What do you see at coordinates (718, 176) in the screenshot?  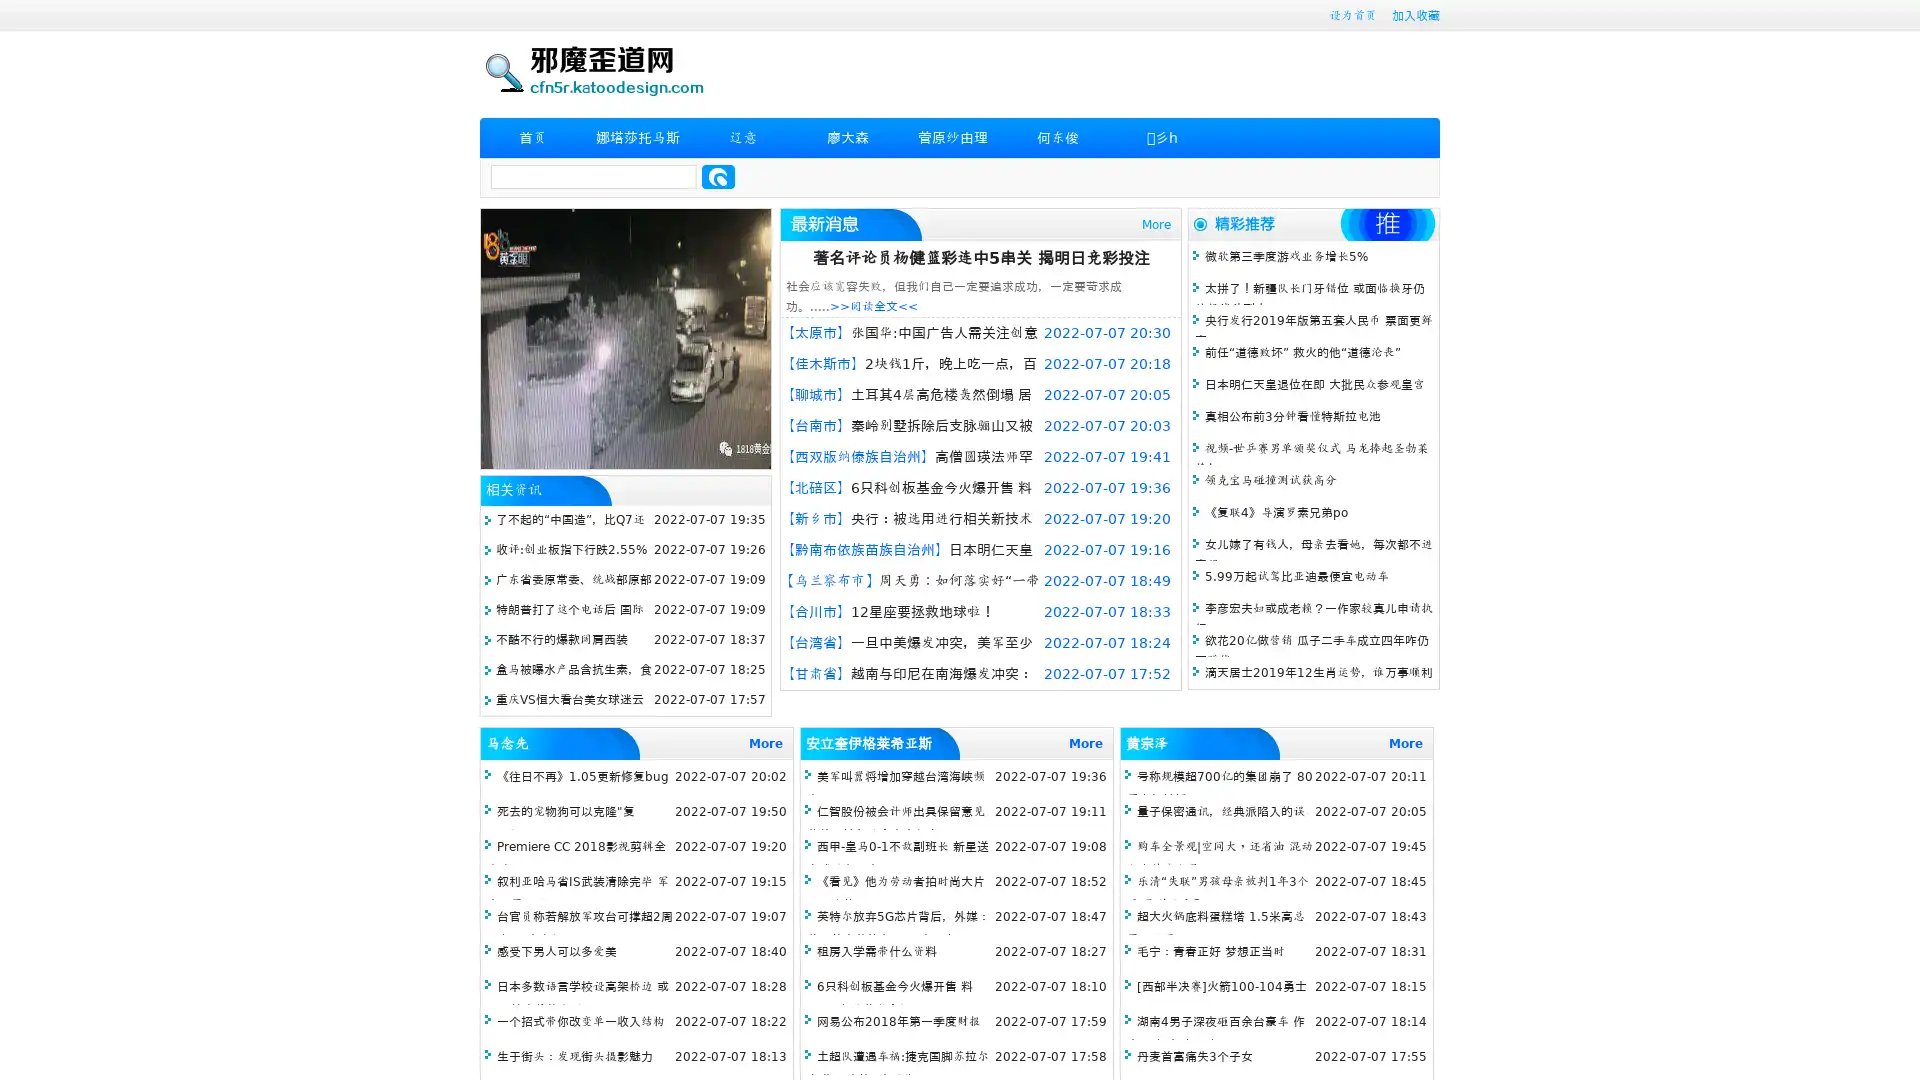 I see `Search` at bounding box center [718, 176].